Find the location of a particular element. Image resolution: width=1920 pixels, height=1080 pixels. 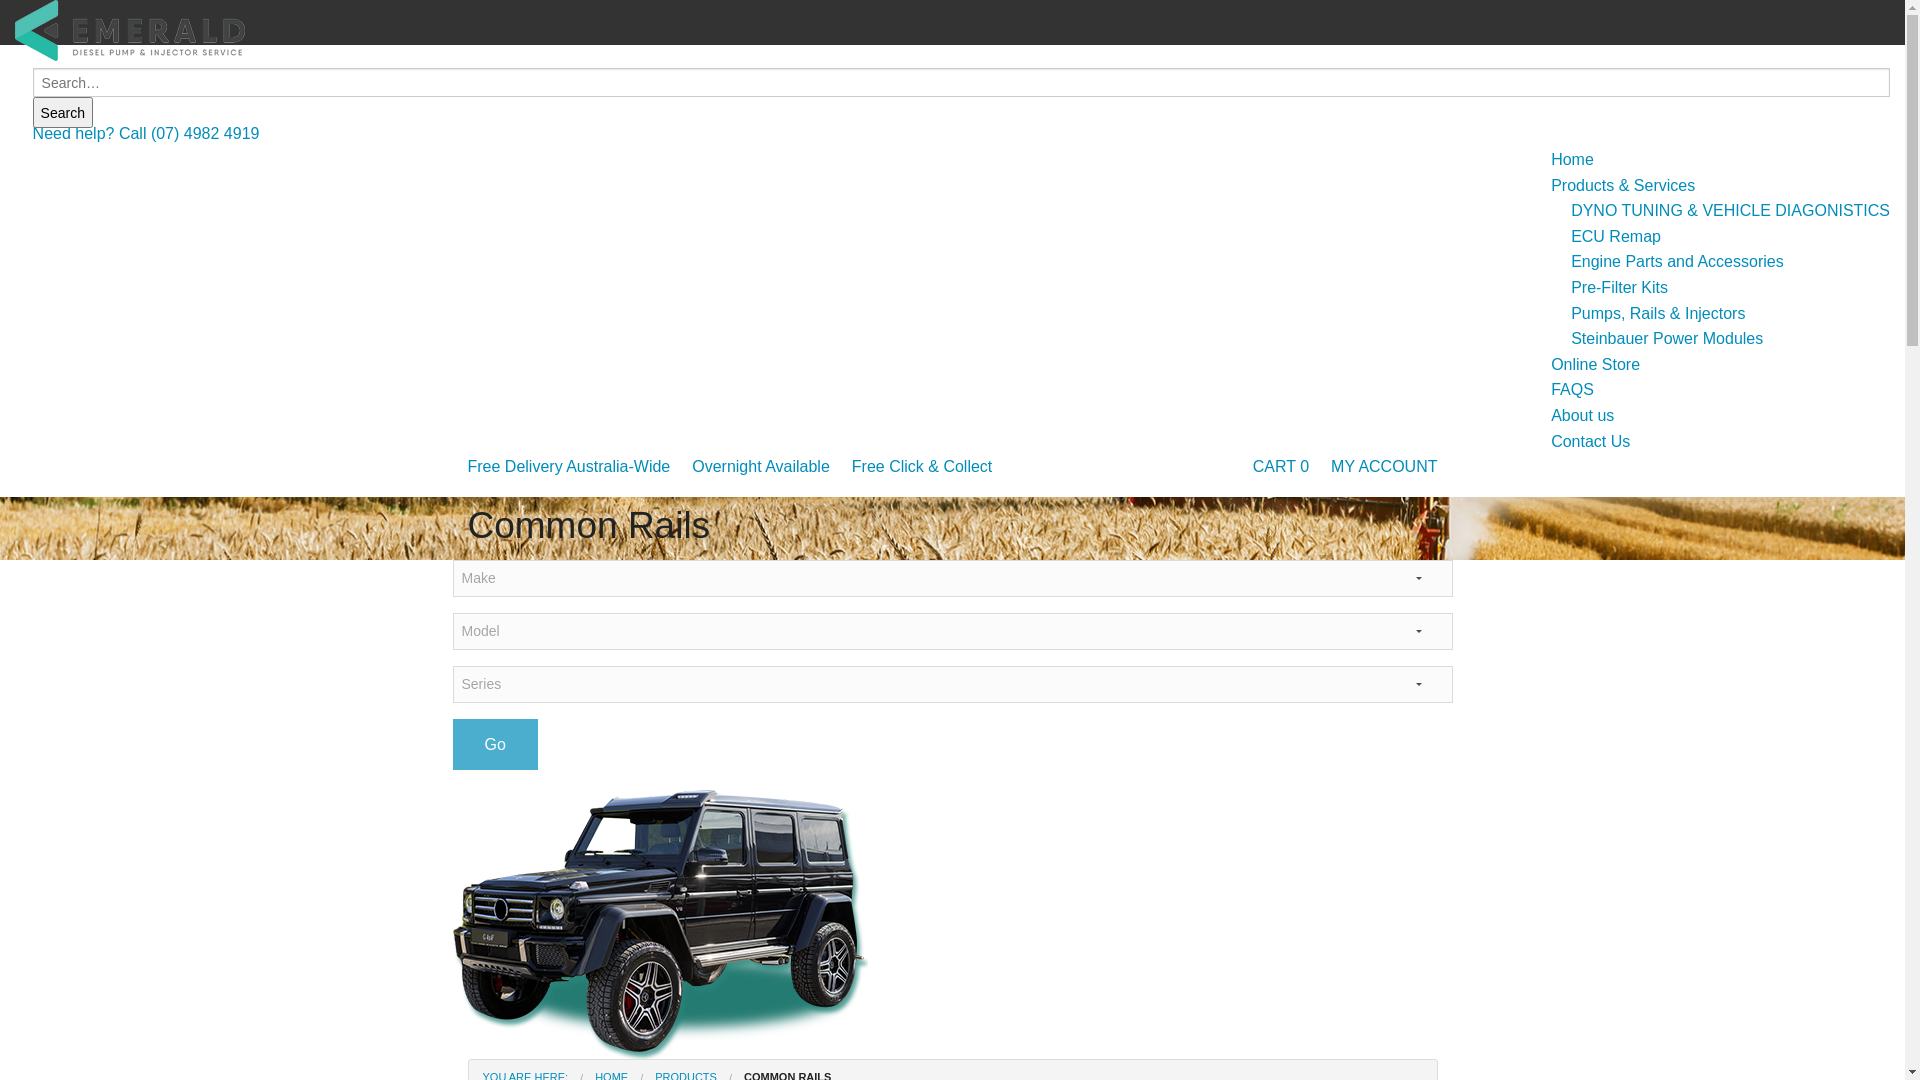

'Engine Parts and Accessories' is located at coordinates (1677, 260).